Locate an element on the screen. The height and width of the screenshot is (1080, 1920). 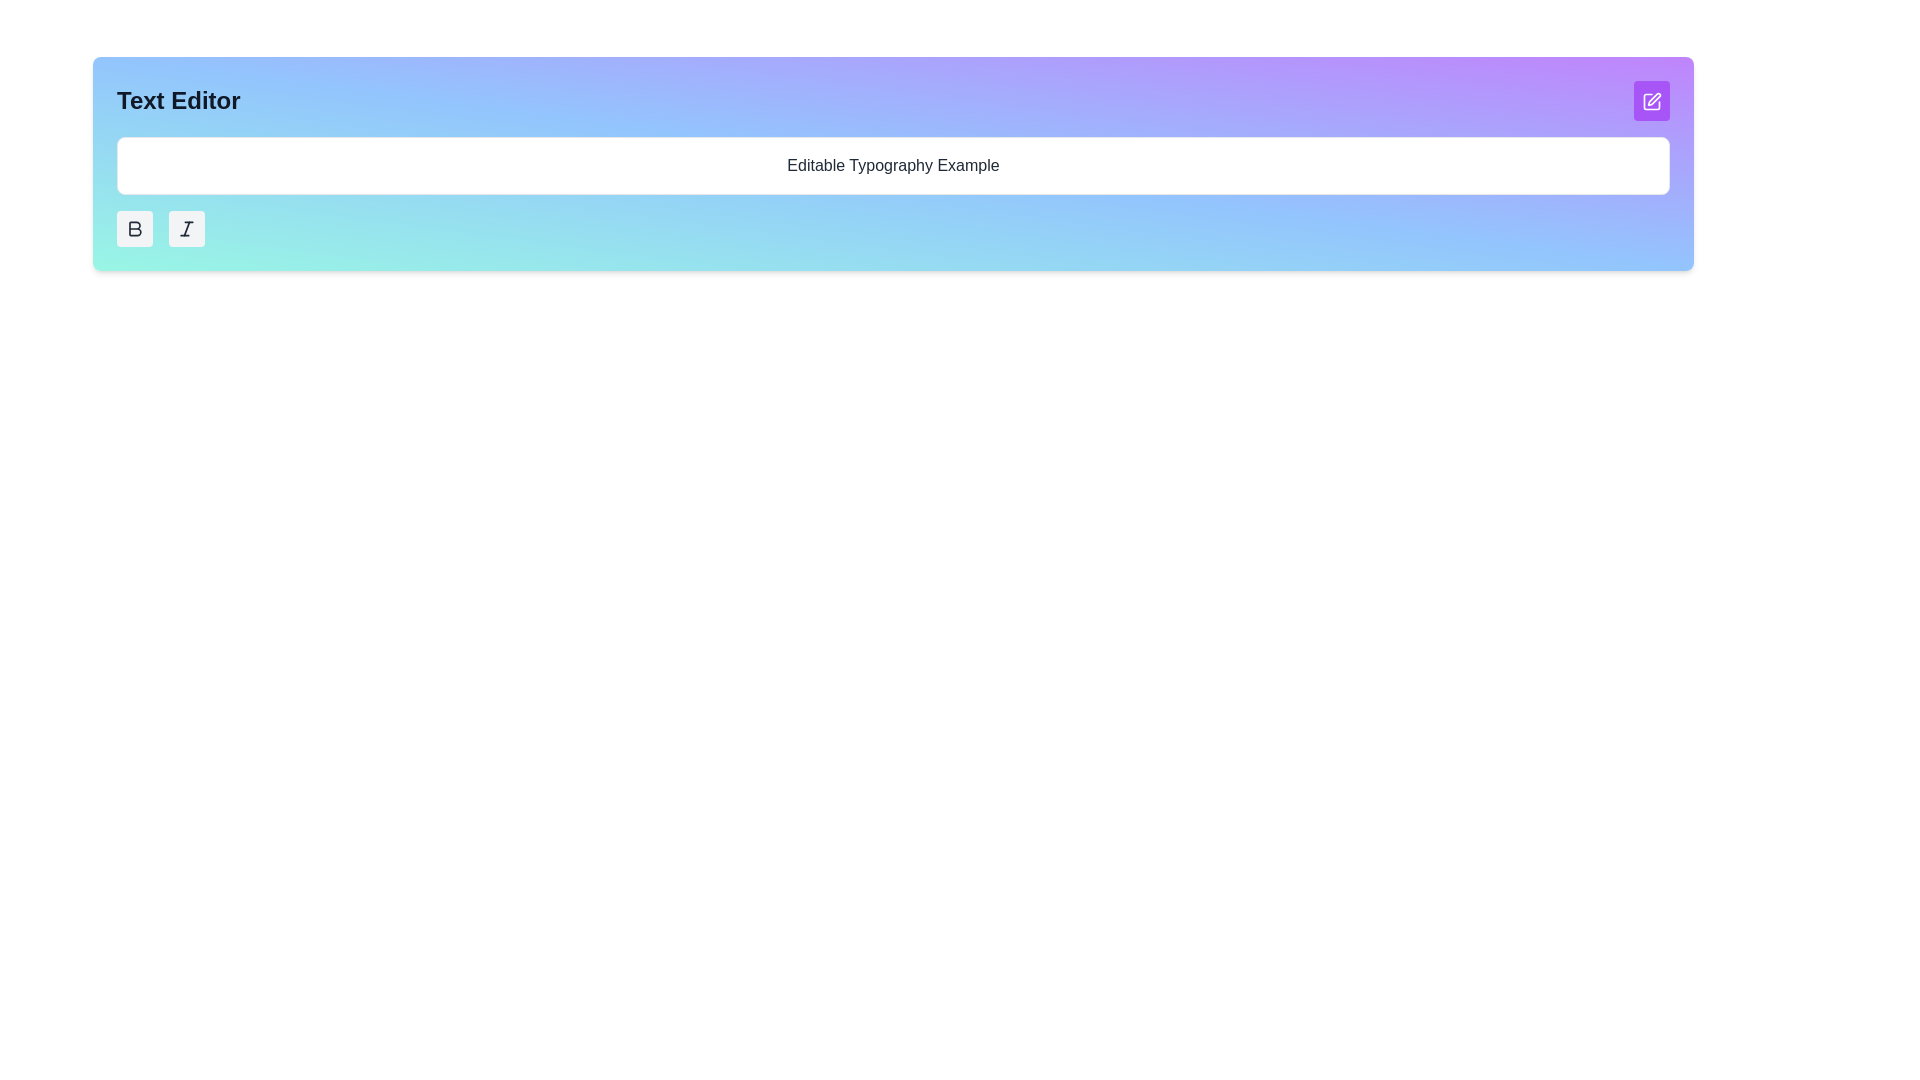
the 'Text Editor' label, which is a bold, large font text in dark gray, located at the upper-left corner of its gradient-colored header is located at coordinates (178, 100).